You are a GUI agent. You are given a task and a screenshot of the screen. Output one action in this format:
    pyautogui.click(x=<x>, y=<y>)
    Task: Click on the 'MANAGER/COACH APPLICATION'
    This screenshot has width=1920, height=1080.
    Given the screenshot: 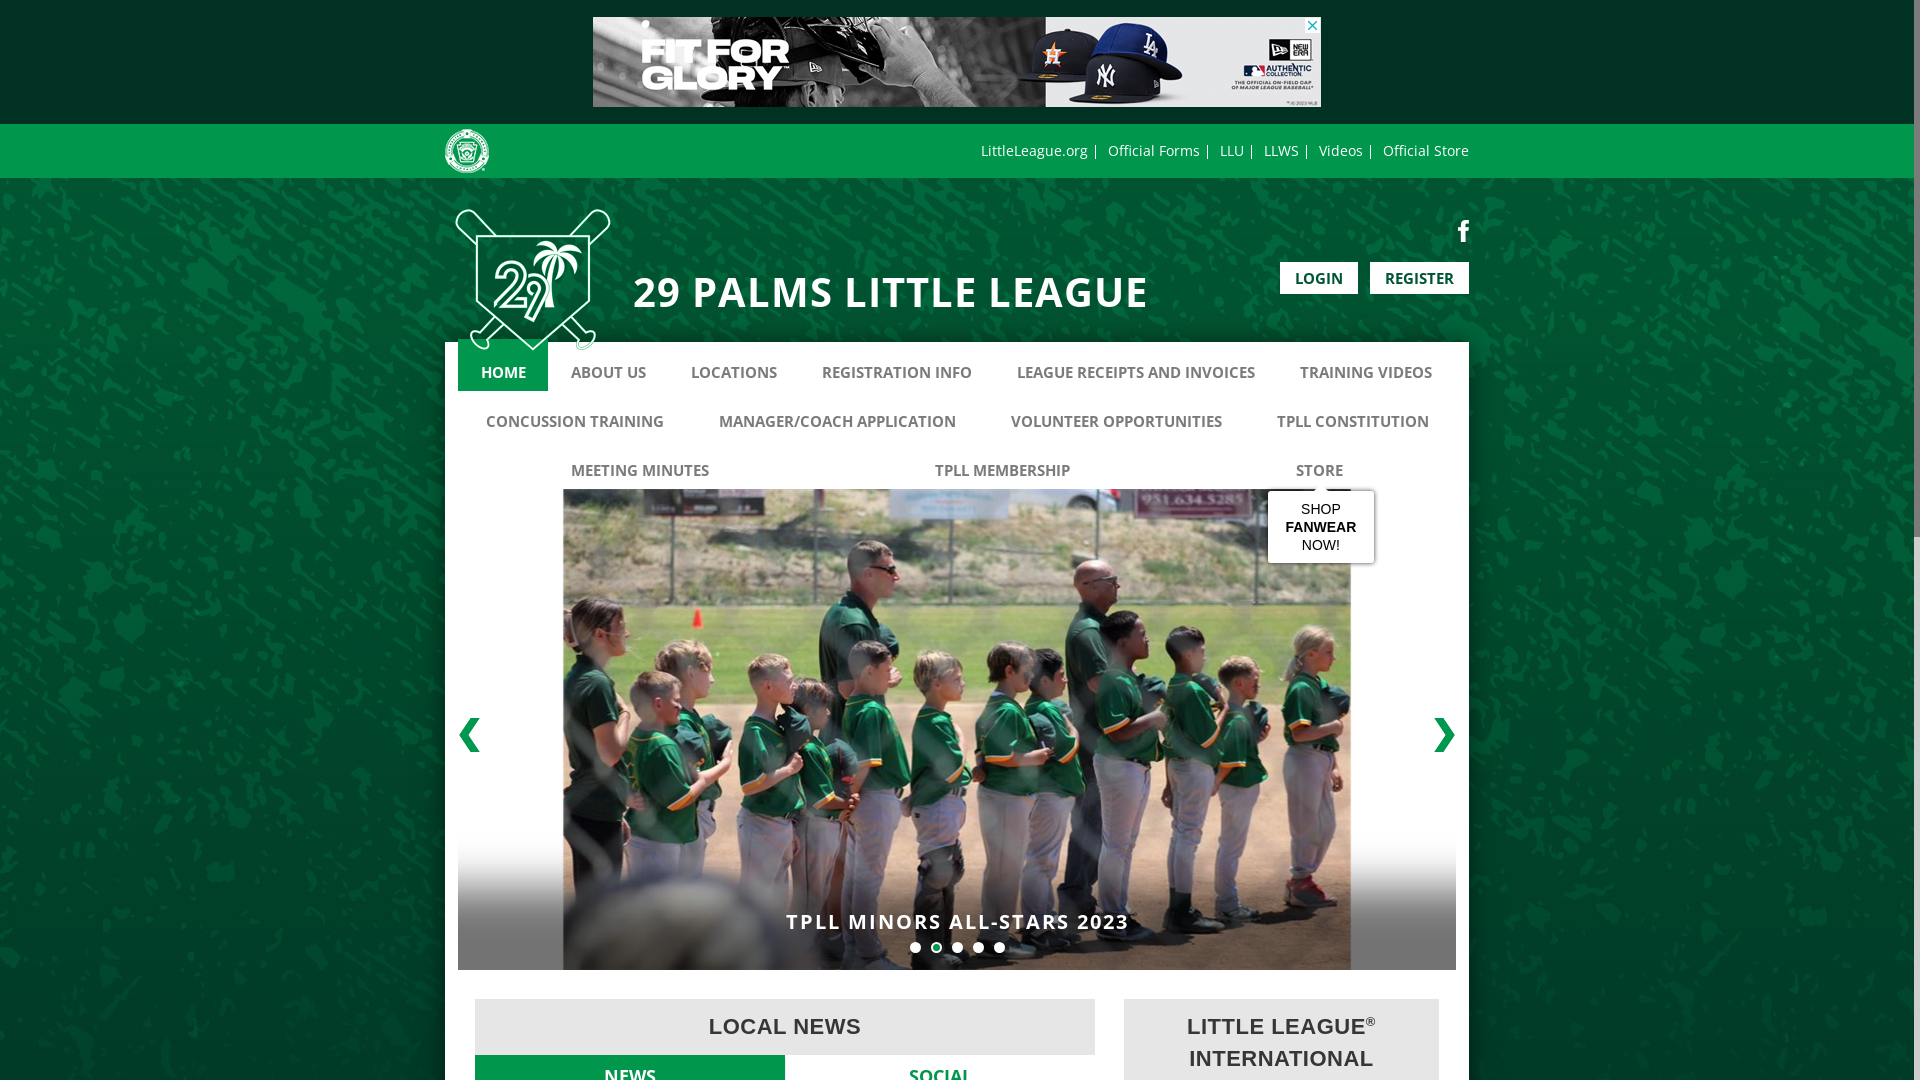 What is the action you would take?
    pyautogui.click(x=836, y=412)
    